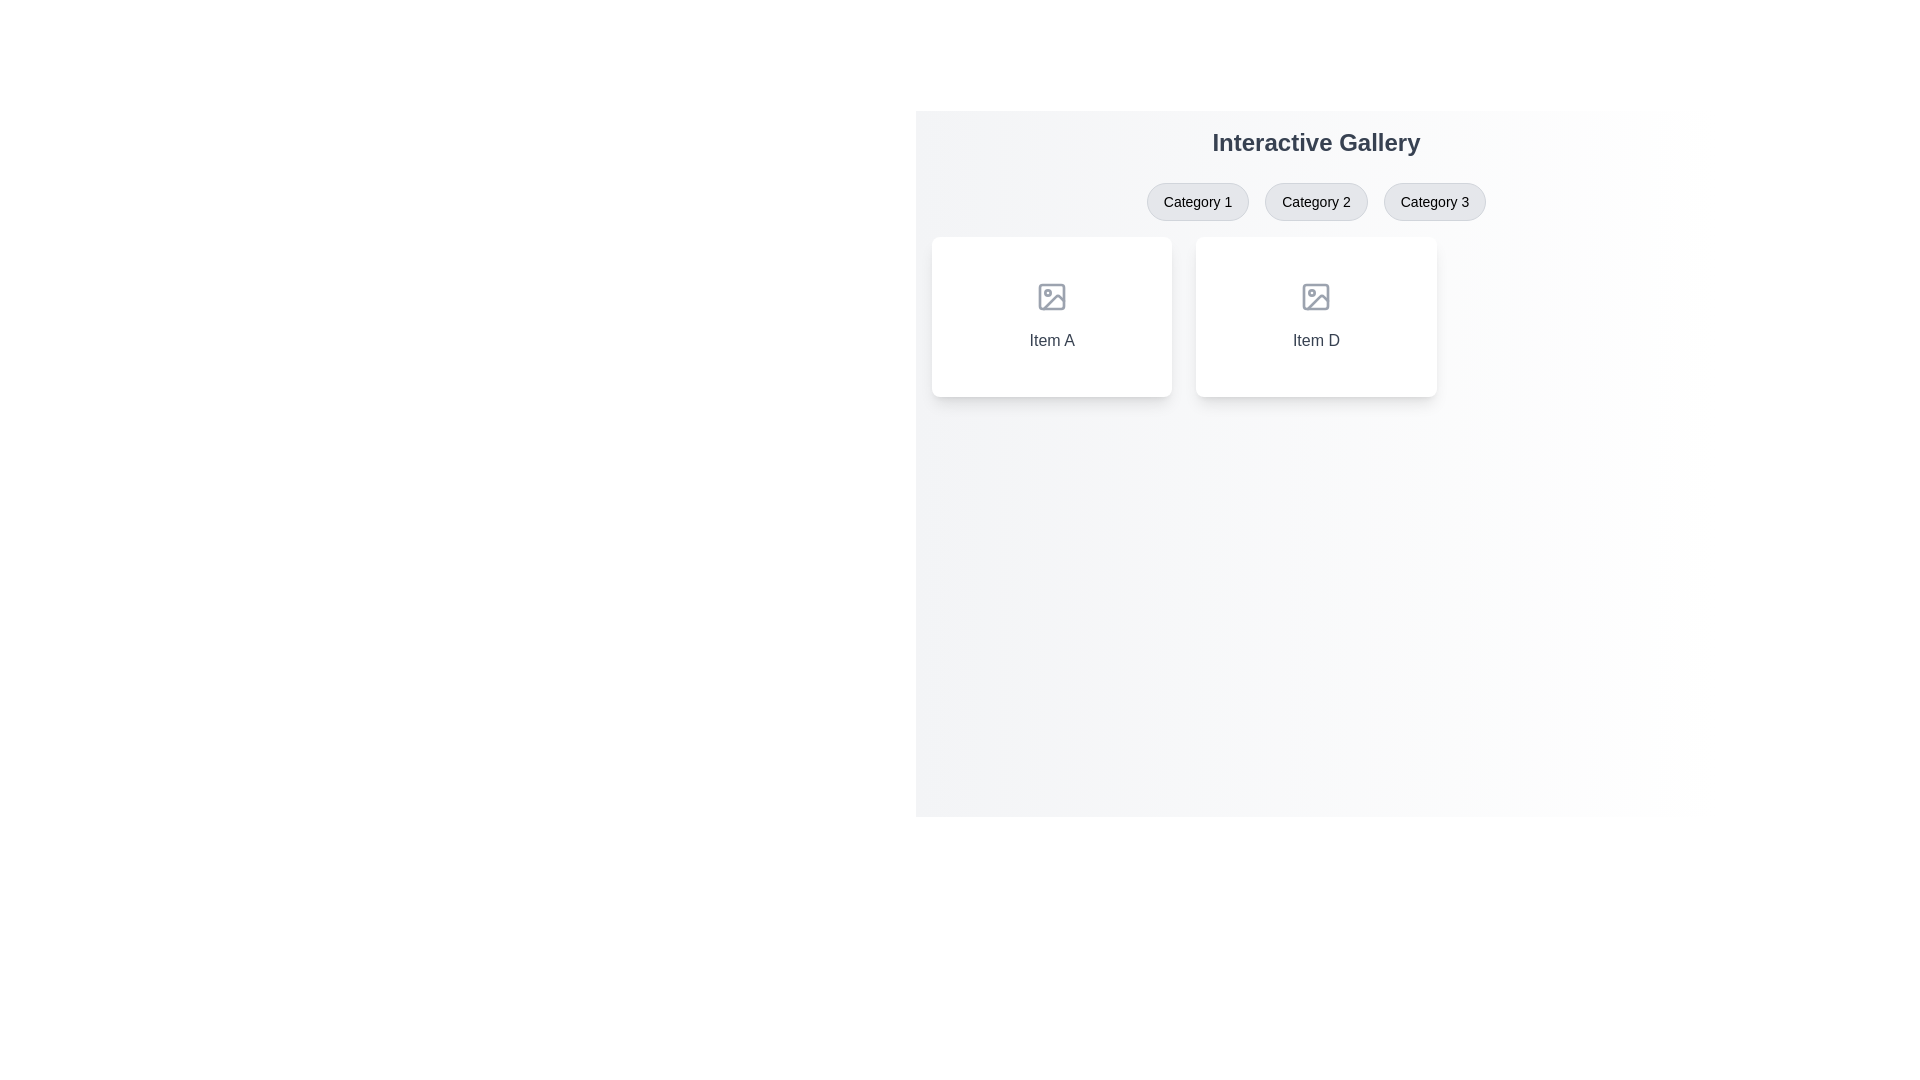 The height and width of the screenshot is (1080, 1920). What do you see at coordinates (1316, 141) in the screenshot?
I see `prominently styled heading displaying the text 'Interactive Gallery' in a bold font, located near the top center of the interface` at bounding box center [1316, 141].